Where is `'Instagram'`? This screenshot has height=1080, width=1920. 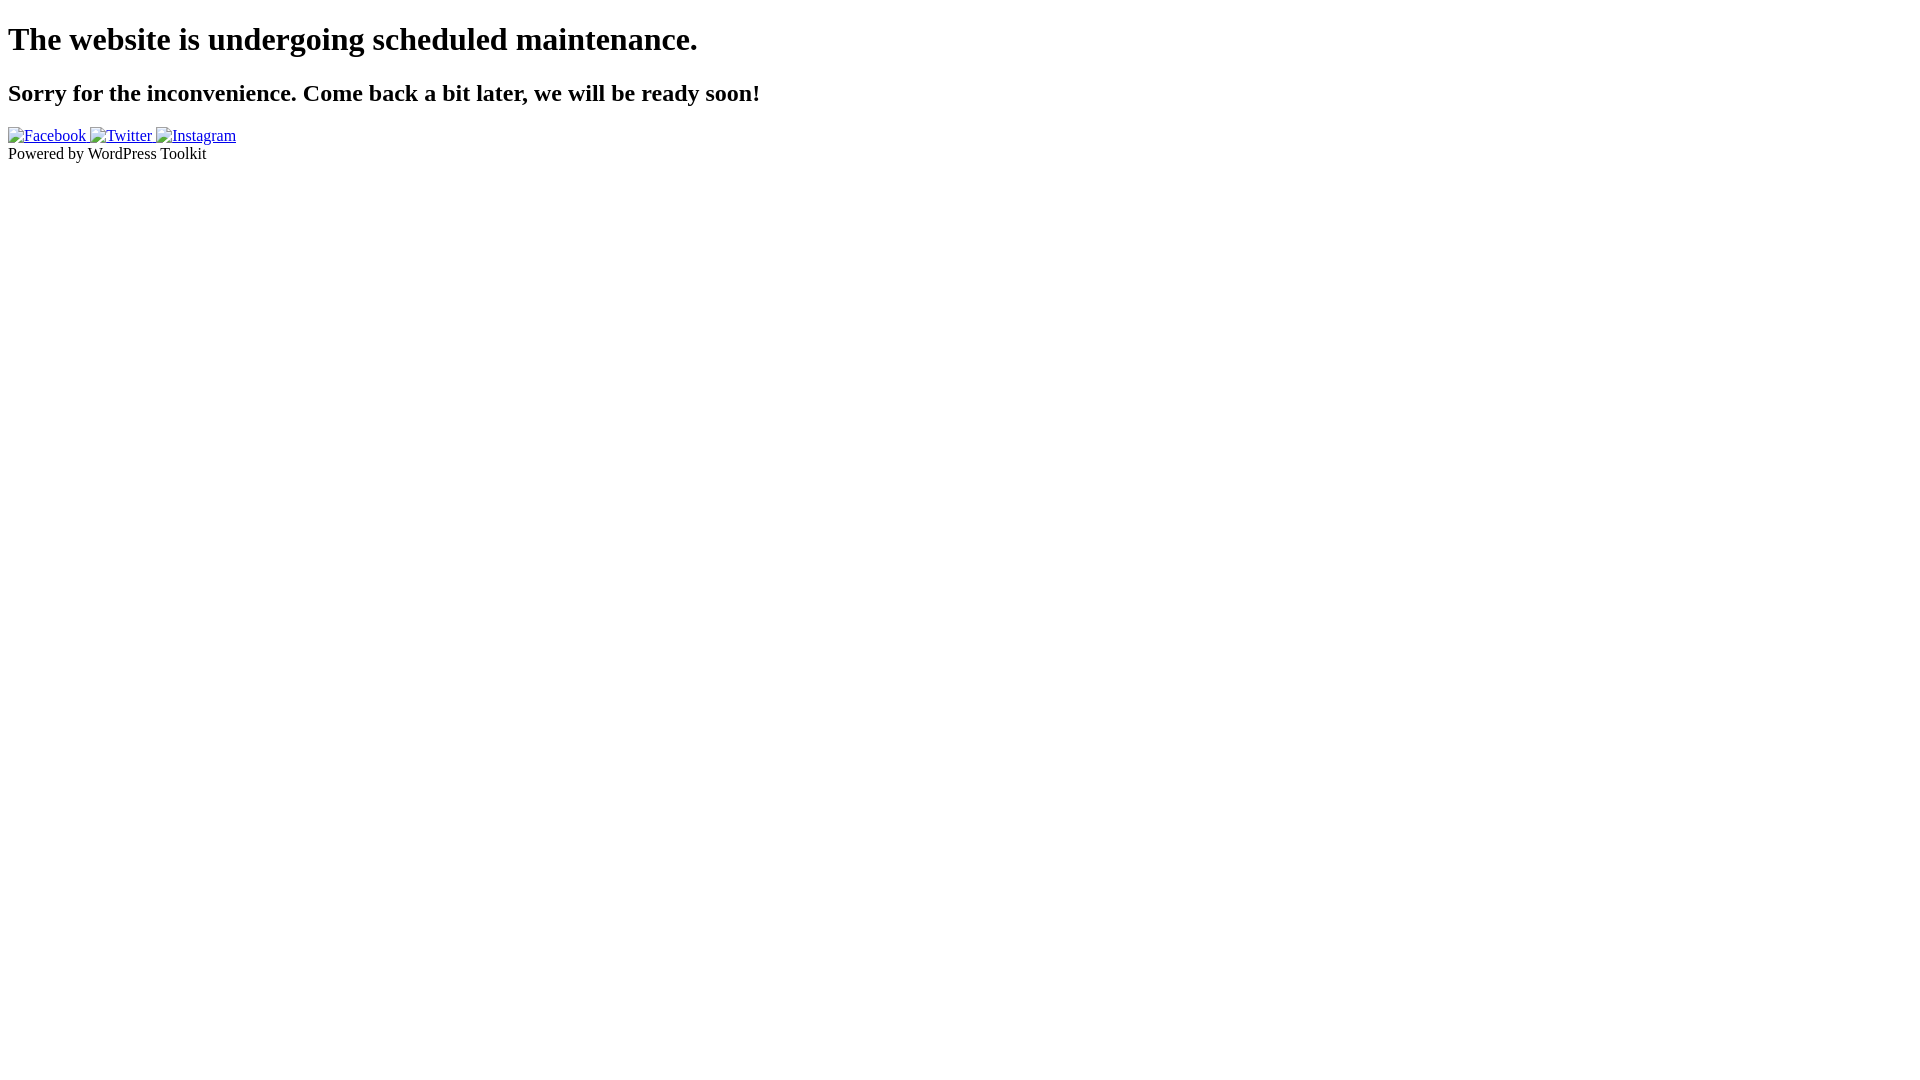 'Instagram' is located at coordinates (196, 135).